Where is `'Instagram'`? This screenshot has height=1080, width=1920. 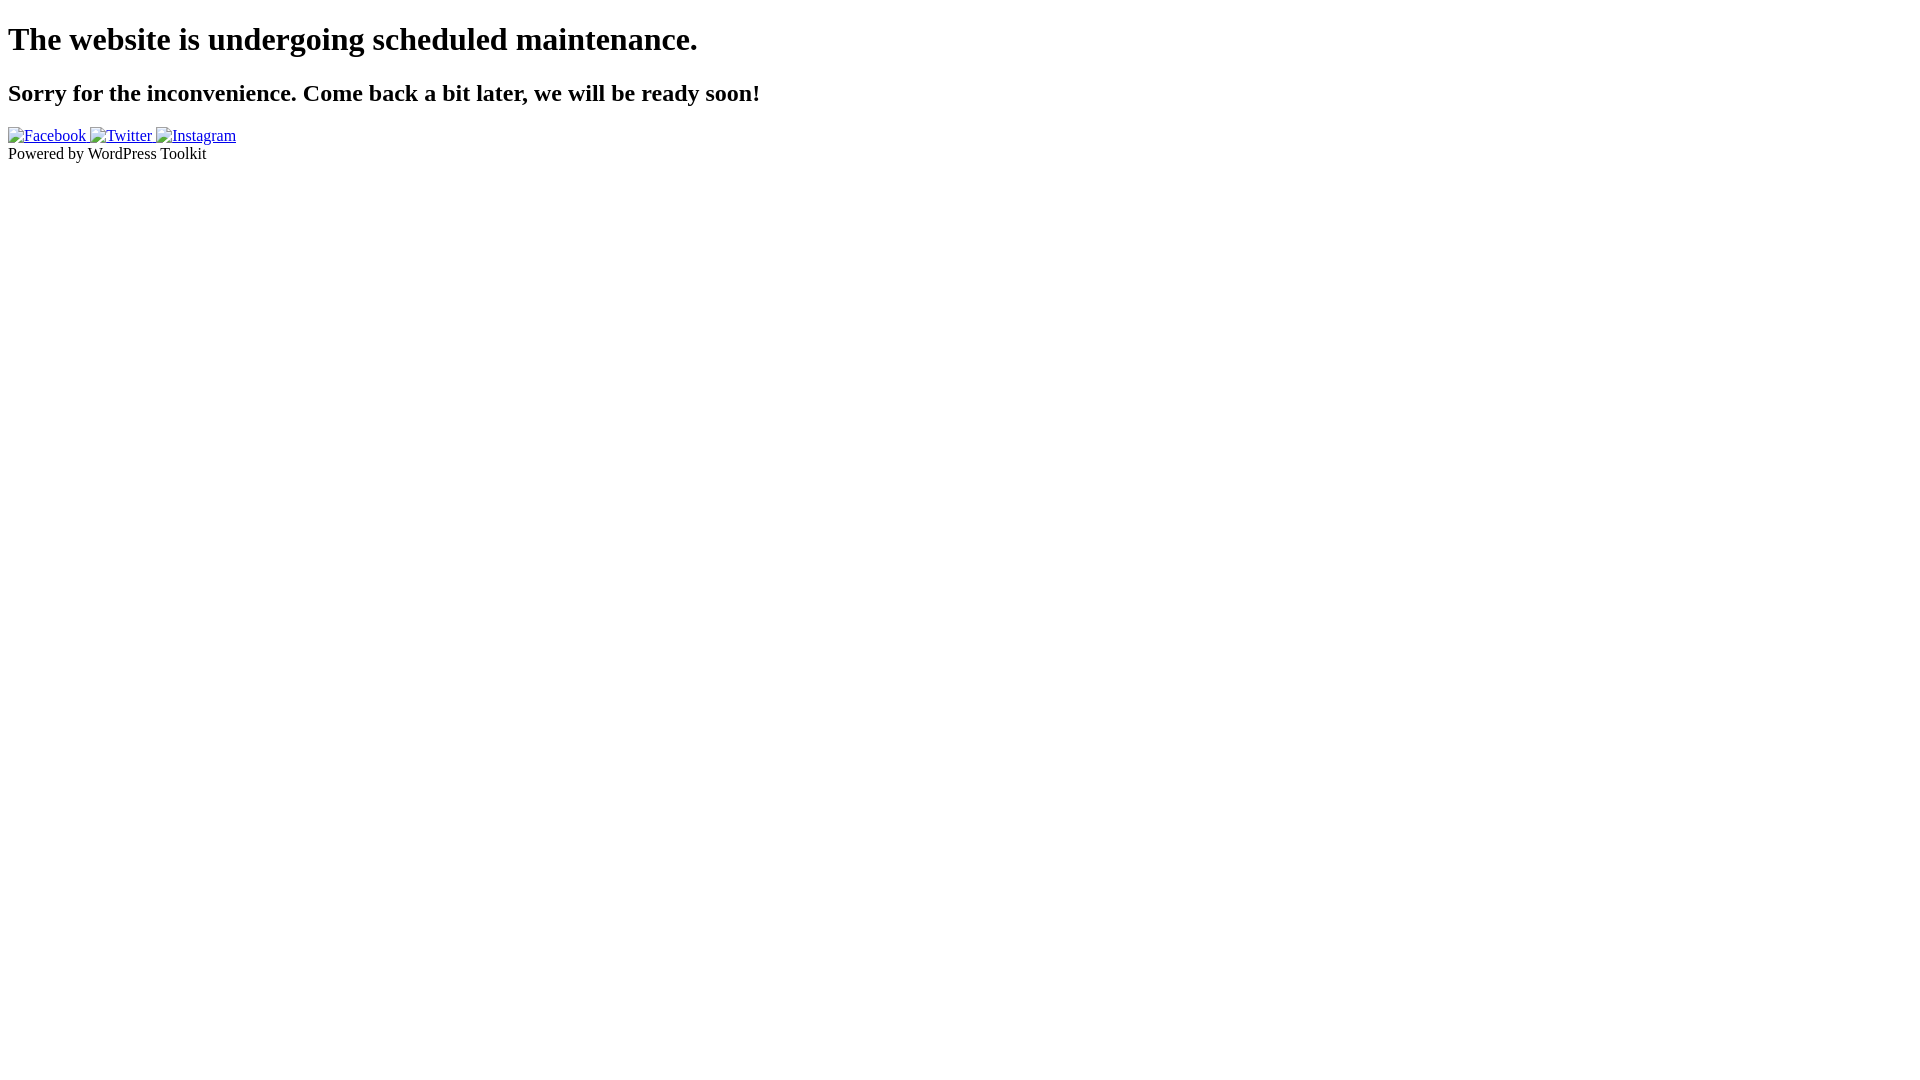 'Instagram' is located at coordinates (196, 135).